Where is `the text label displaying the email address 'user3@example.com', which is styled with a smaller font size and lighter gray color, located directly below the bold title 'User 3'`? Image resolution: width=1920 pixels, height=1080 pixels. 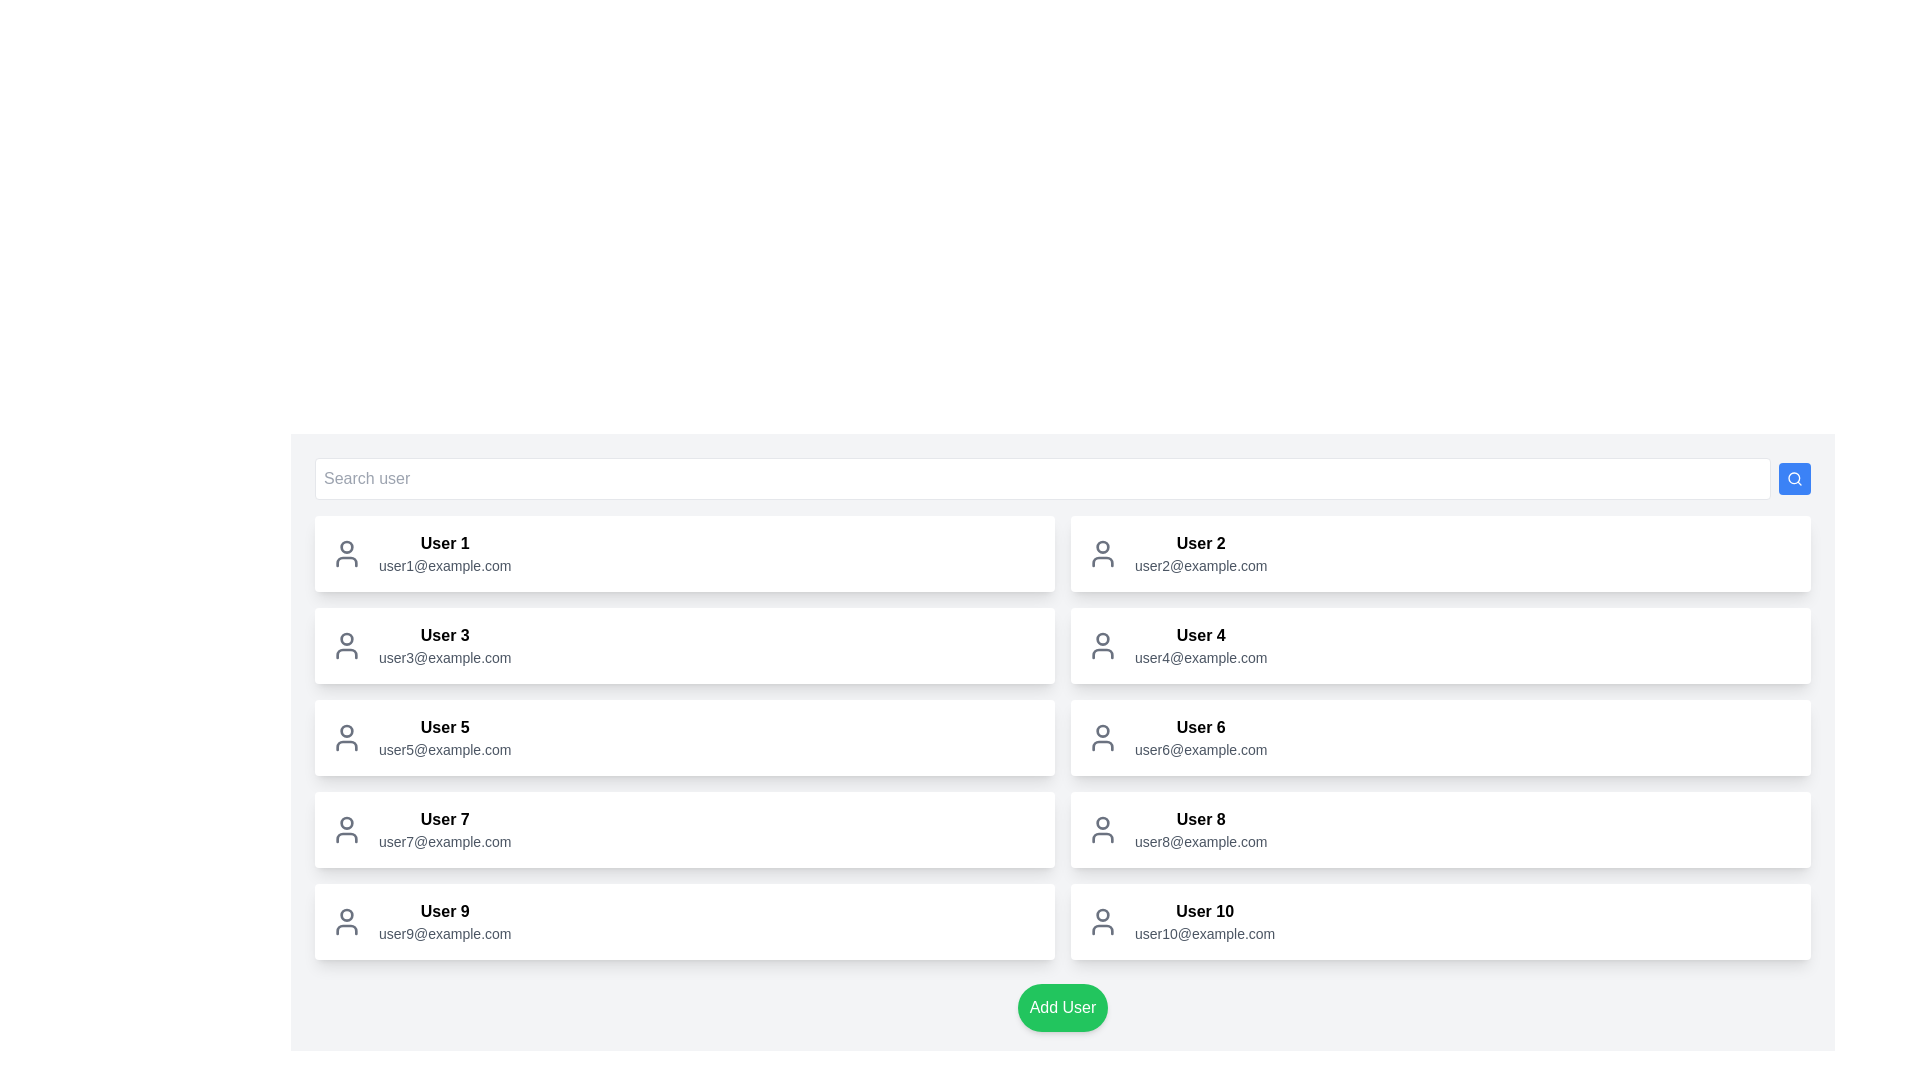
the text label displaying the email address 'user3@example.com', which is styled with a smaller font size and lighter gray color, located directly below the bold title 'User 3' is located at coordinates (444, 658).